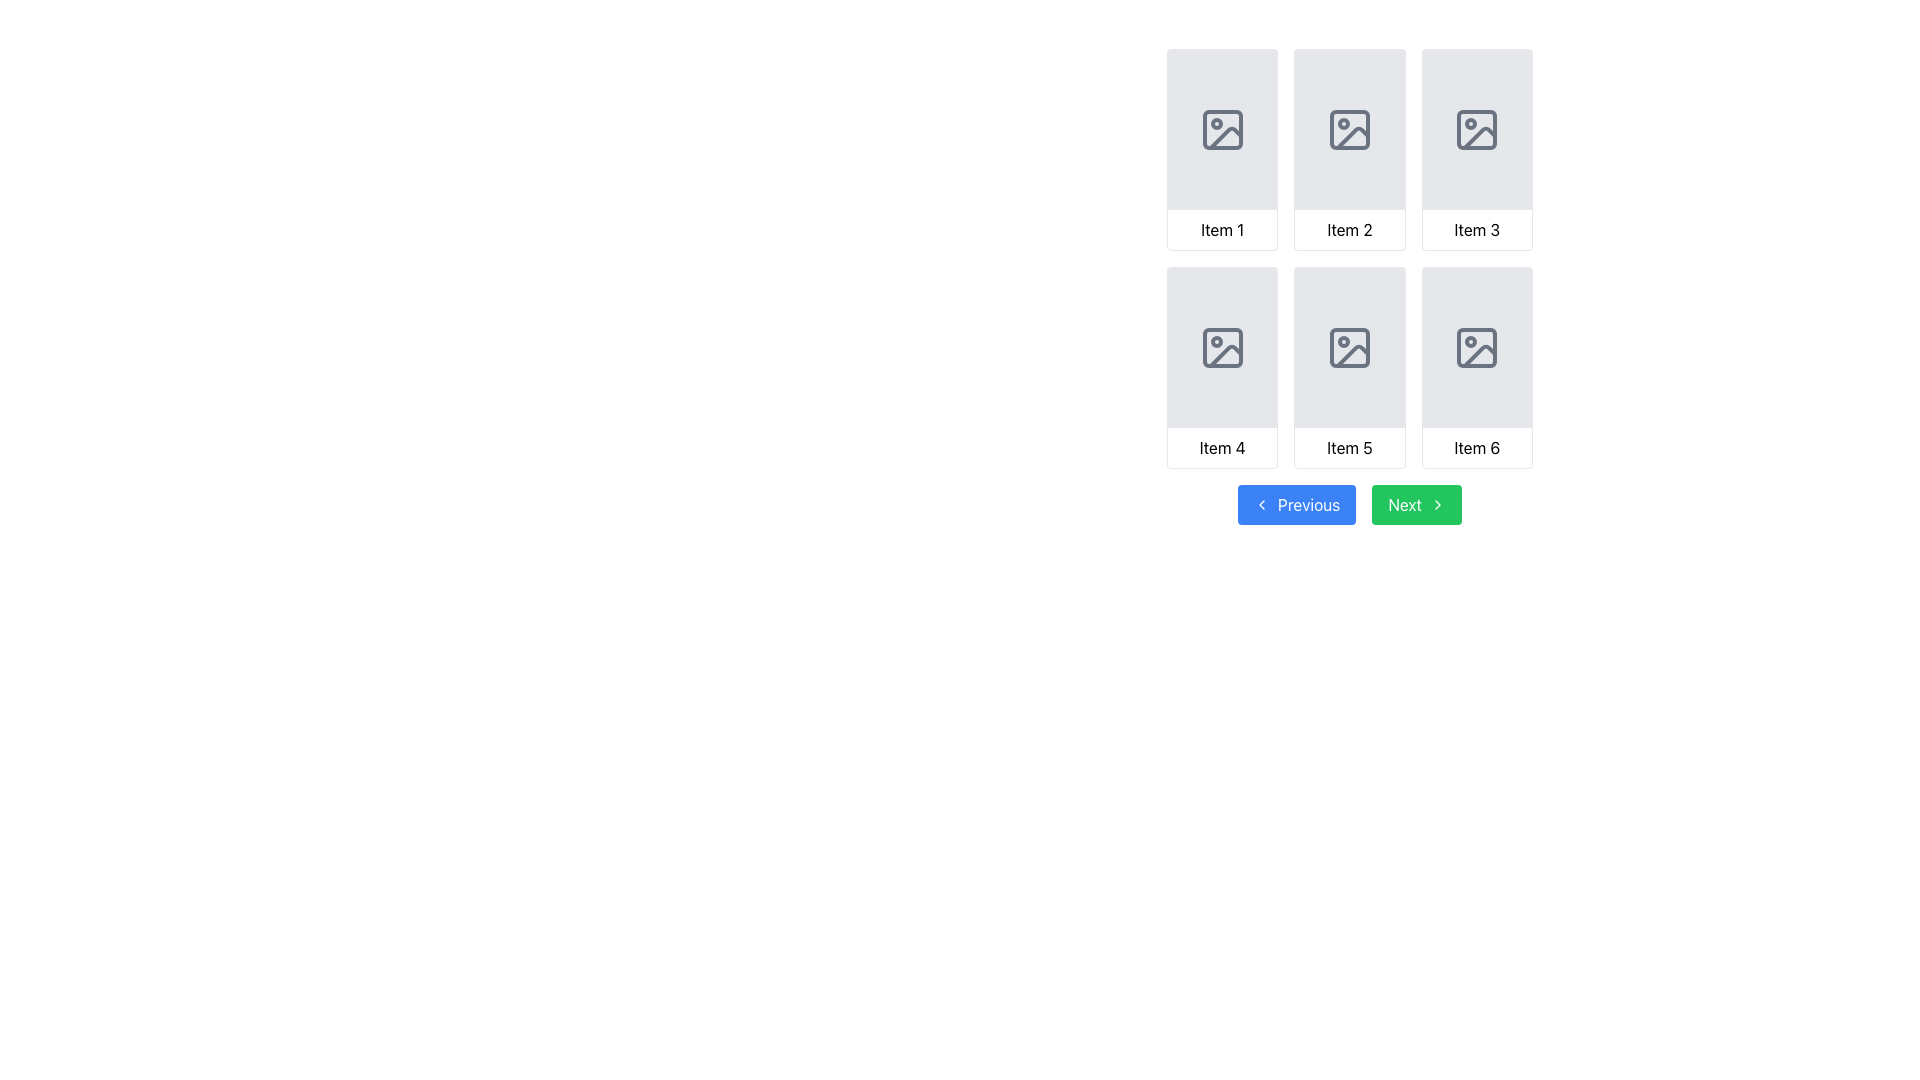  What do you see at coordinates (1349, 257) in the screenshot?
I see `the grid layout containing six items with placeholder icons and labels, located near the center of the layout` at bounding box center [1349, 257].